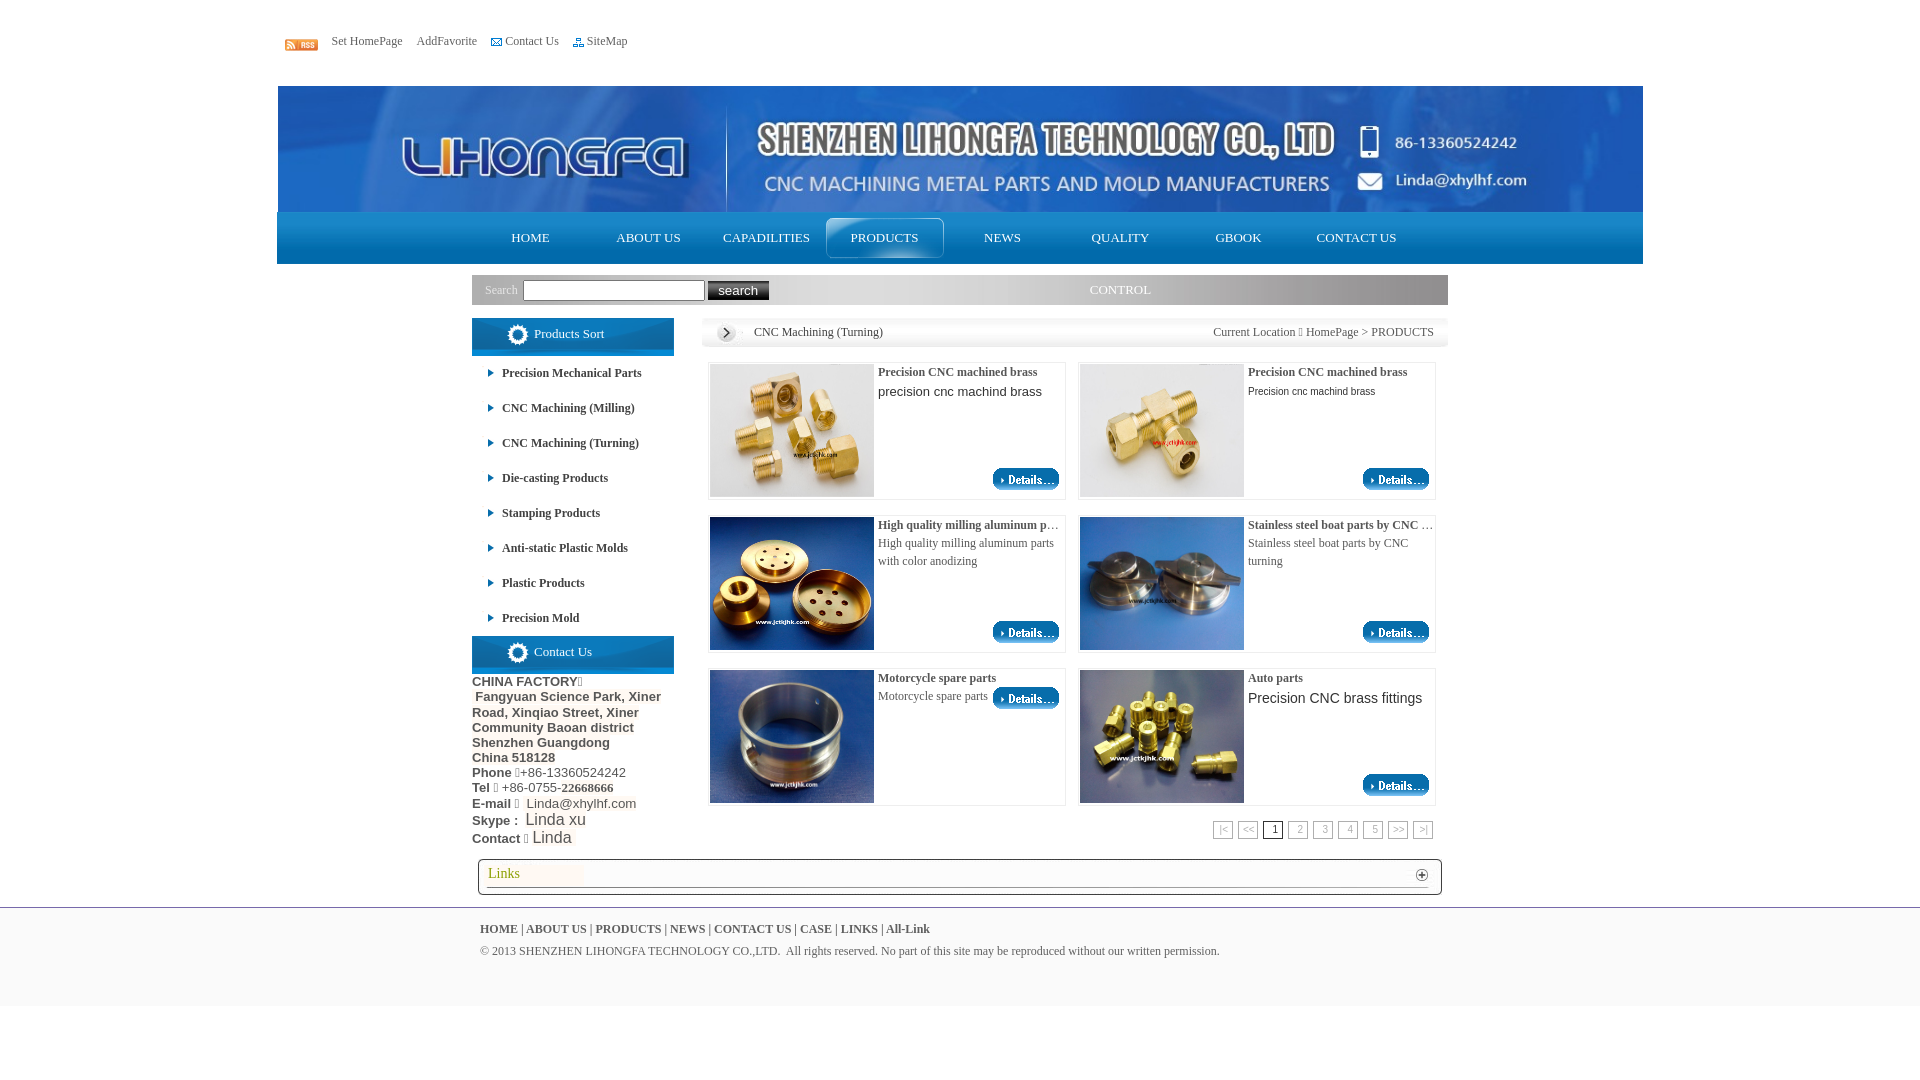 Image resolution: width=1920 pixels, height=1080 pixels. Describe the element at coordinates (1247, 829) in the screenshot. I see `'<<'` at that location.